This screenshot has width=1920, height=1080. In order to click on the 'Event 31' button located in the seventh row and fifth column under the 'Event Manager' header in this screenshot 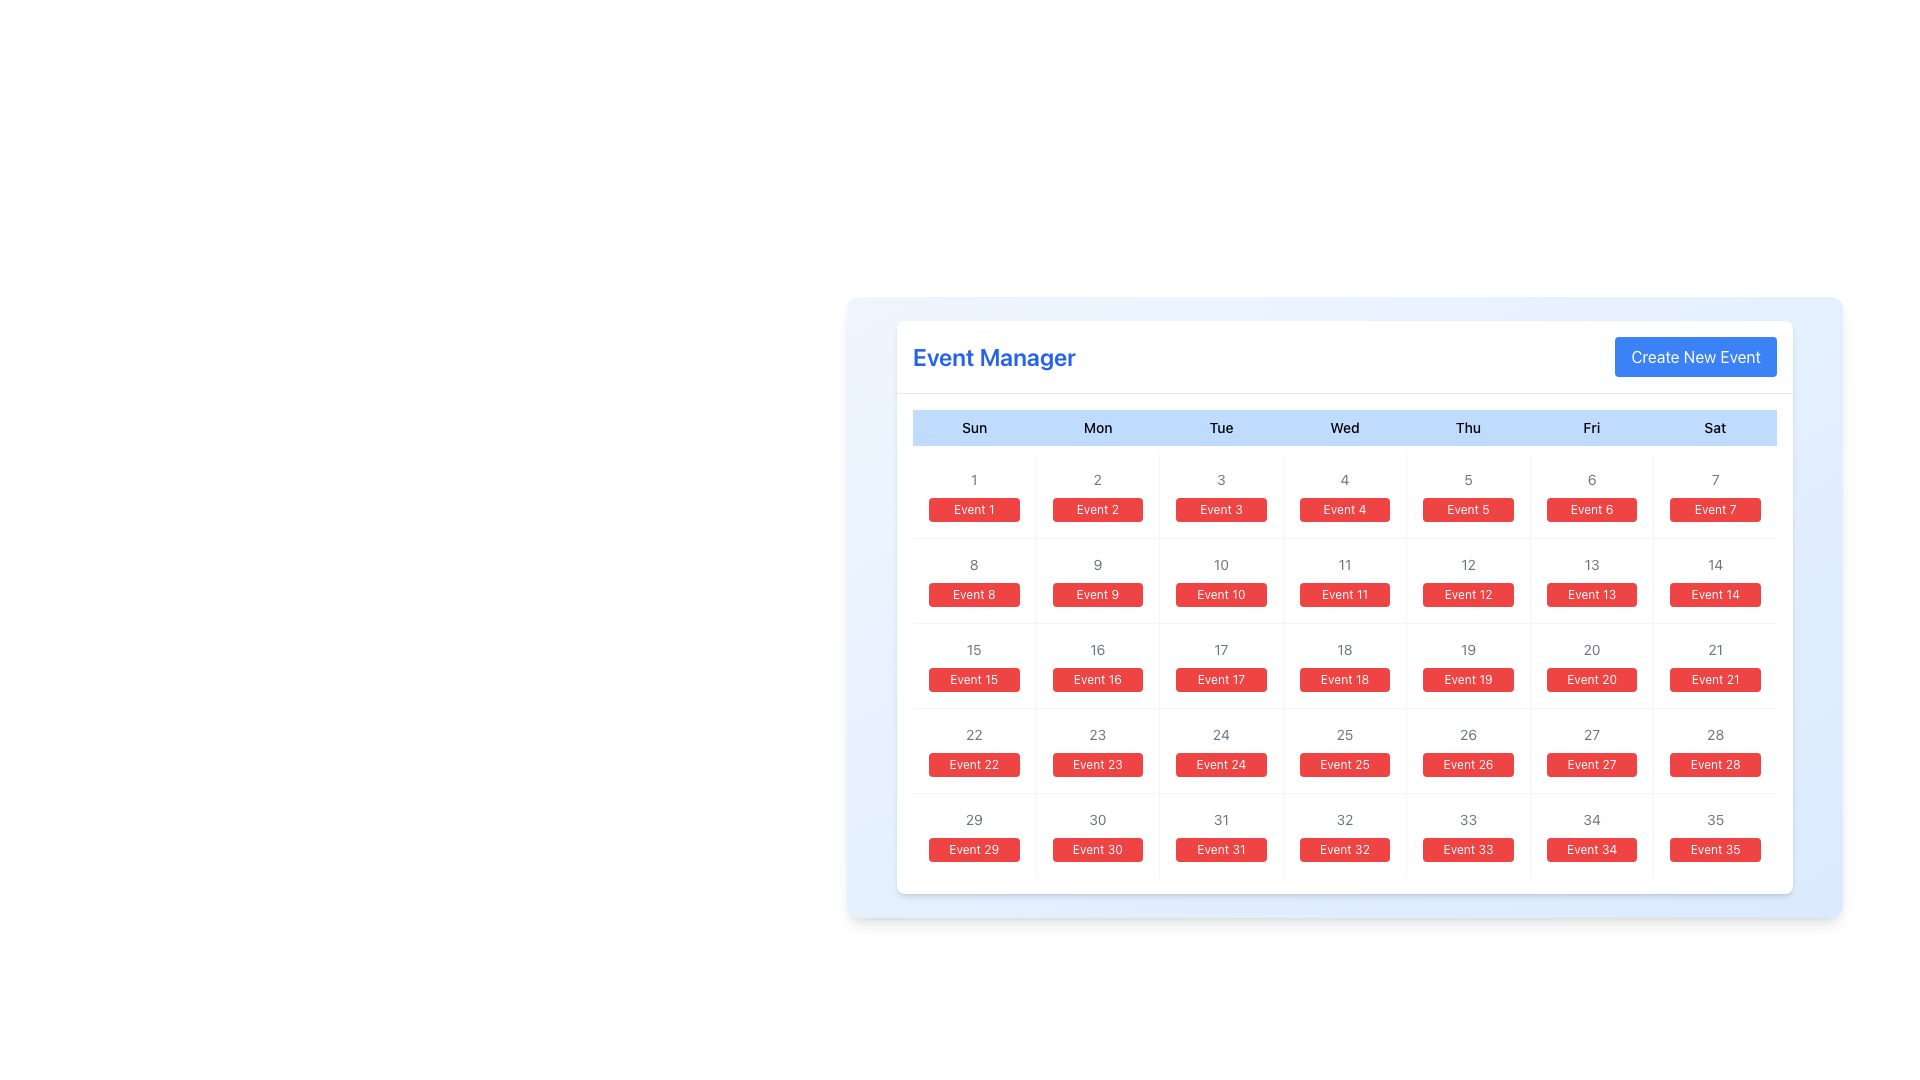, I will do `click(1220, 849)`.